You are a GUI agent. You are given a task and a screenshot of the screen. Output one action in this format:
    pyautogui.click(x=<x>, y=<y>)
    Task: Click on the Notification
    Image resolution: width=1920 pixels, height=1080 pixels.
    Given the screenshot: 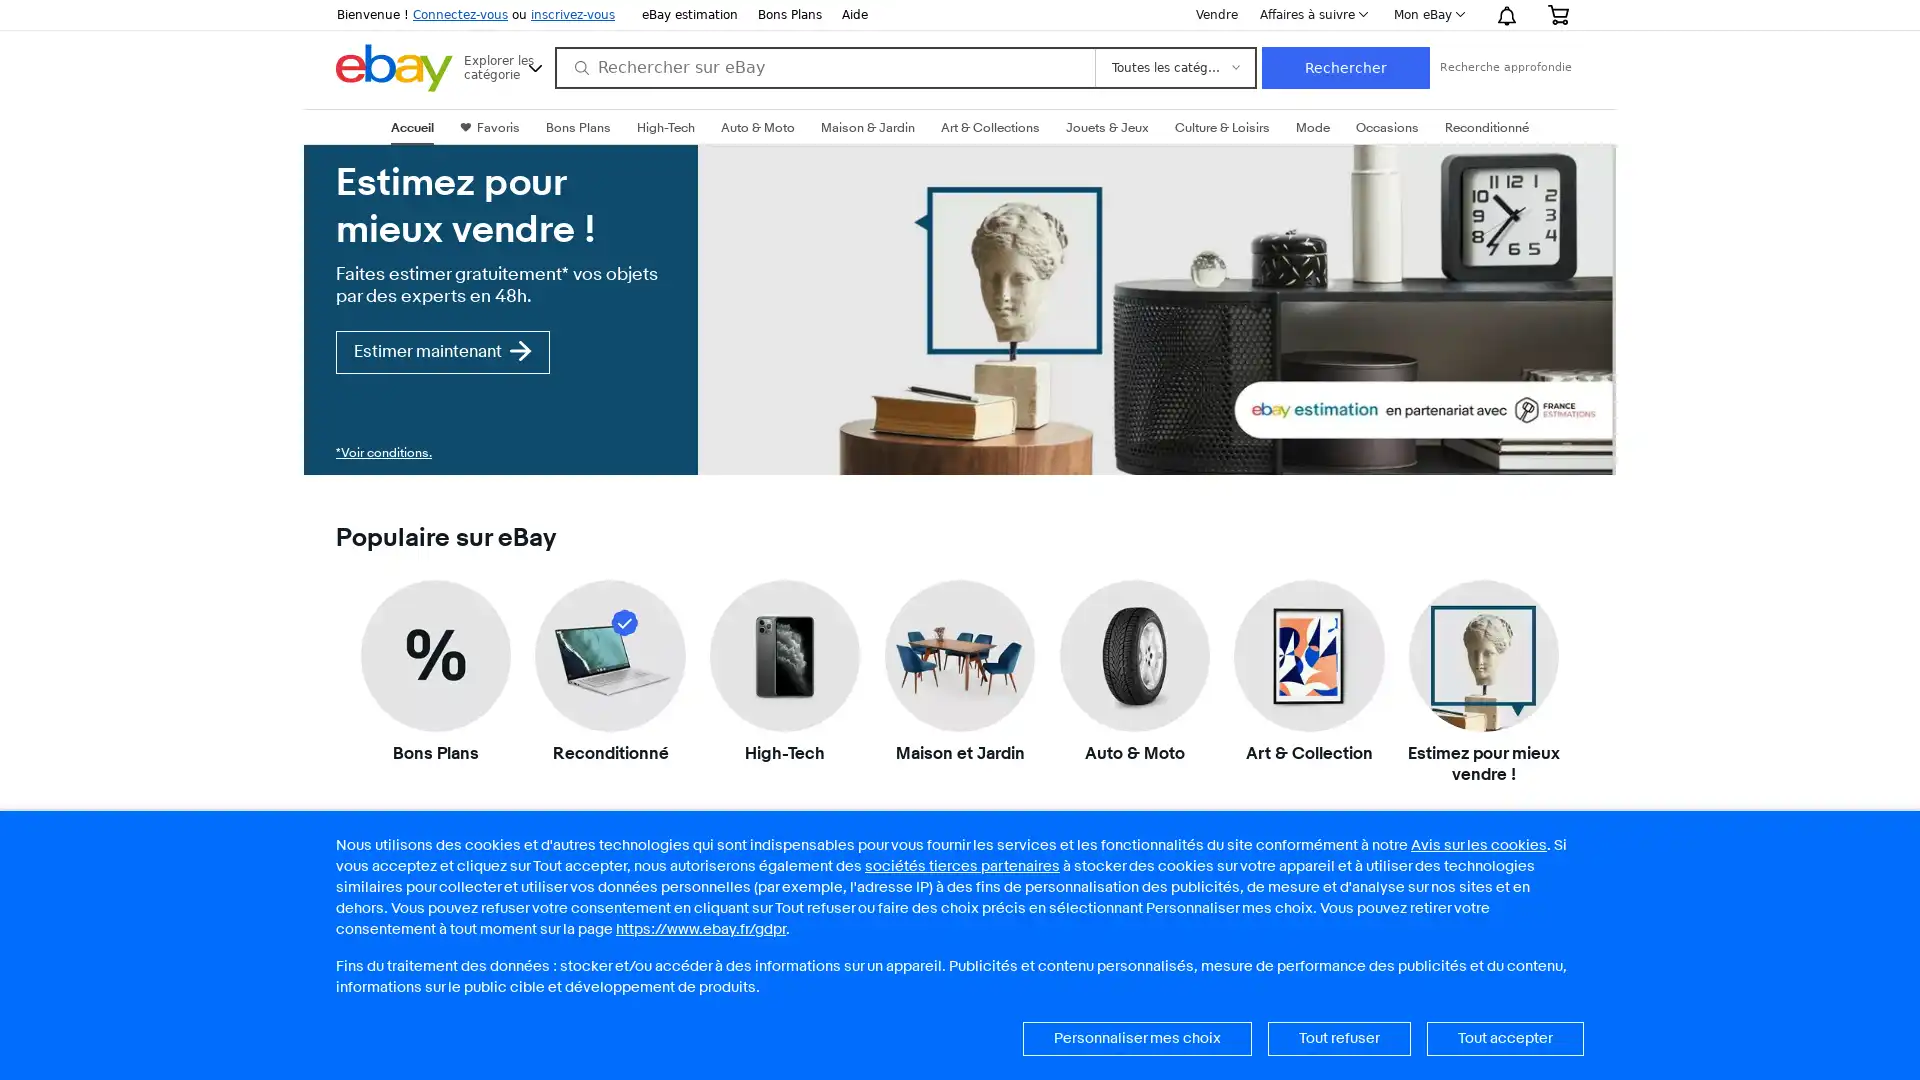 What is the action you would take?
    pyautogui.click(x=1506, y=15)
    